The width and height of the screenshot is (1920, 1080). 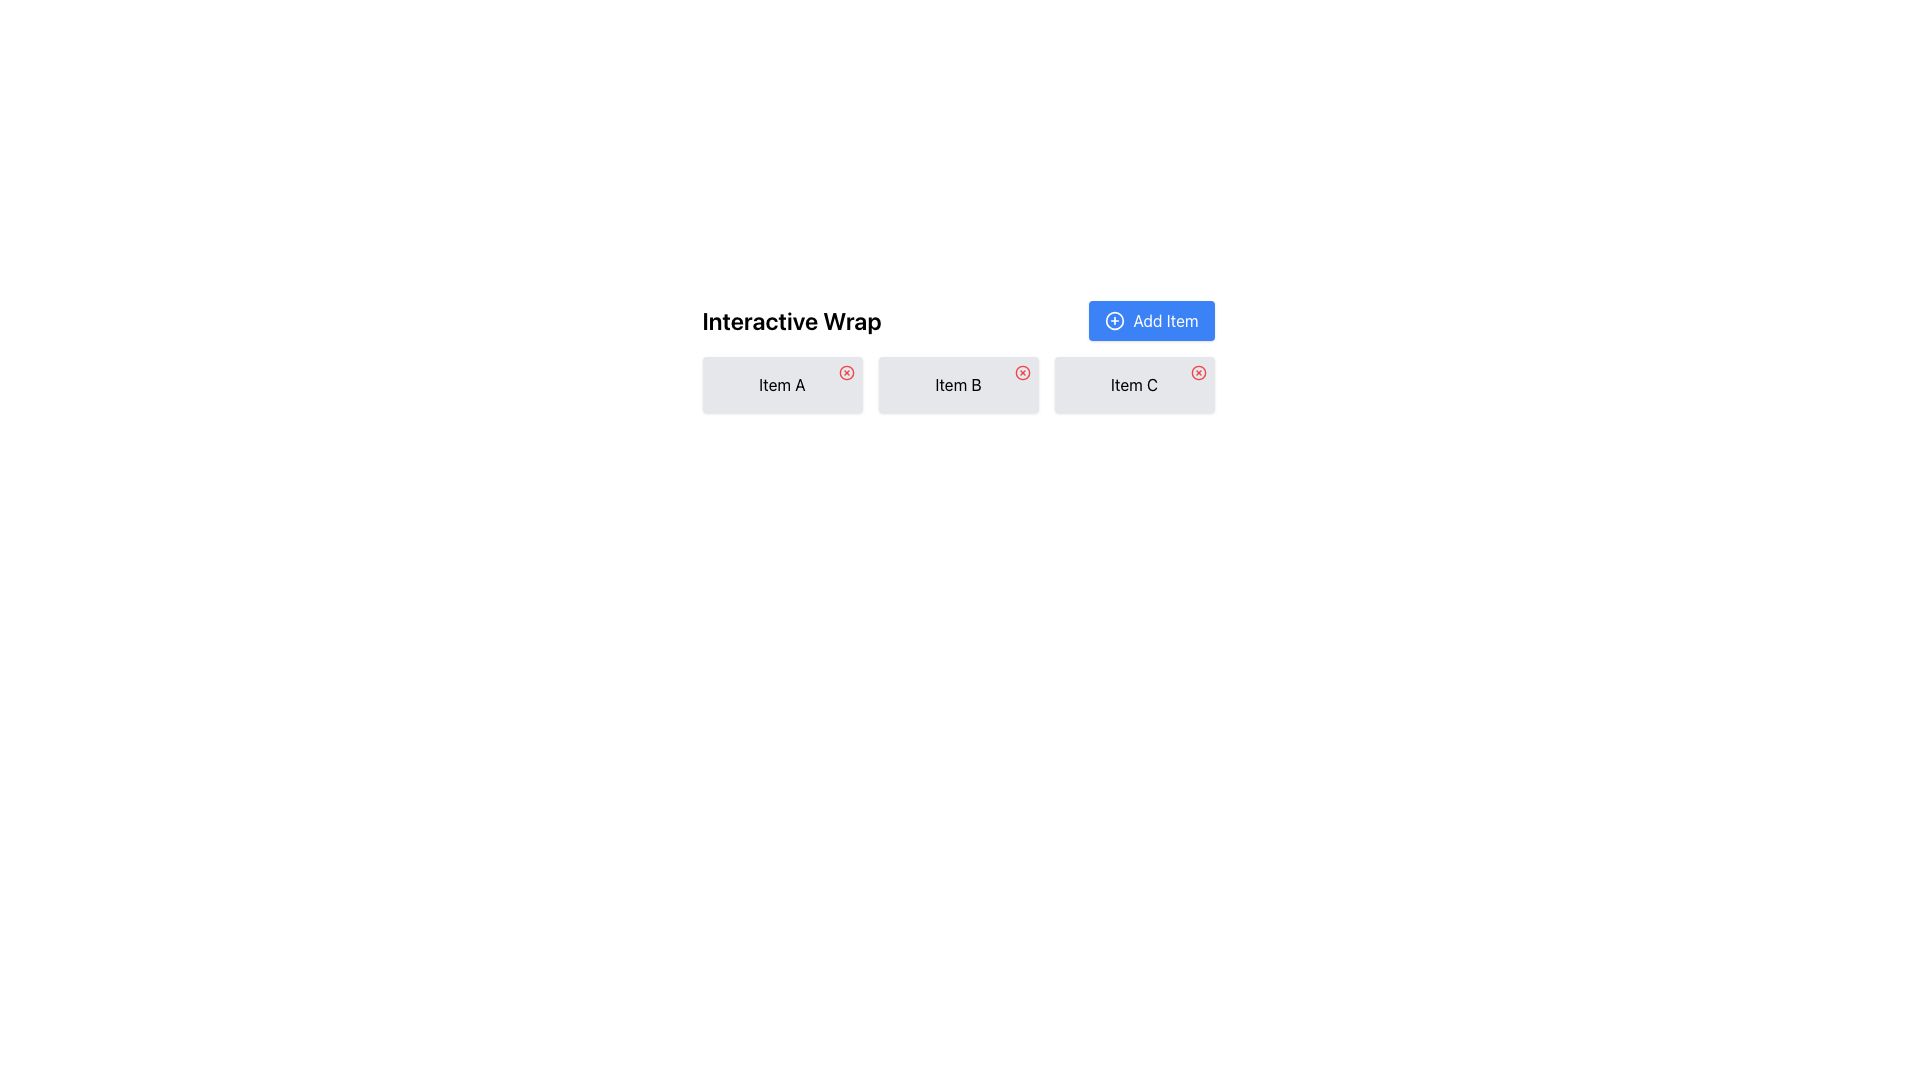 I want to click on the card labeled 'Item B', which contains a button in the top-right corner for a possible remove or delete action, so click(x=957, y=385).